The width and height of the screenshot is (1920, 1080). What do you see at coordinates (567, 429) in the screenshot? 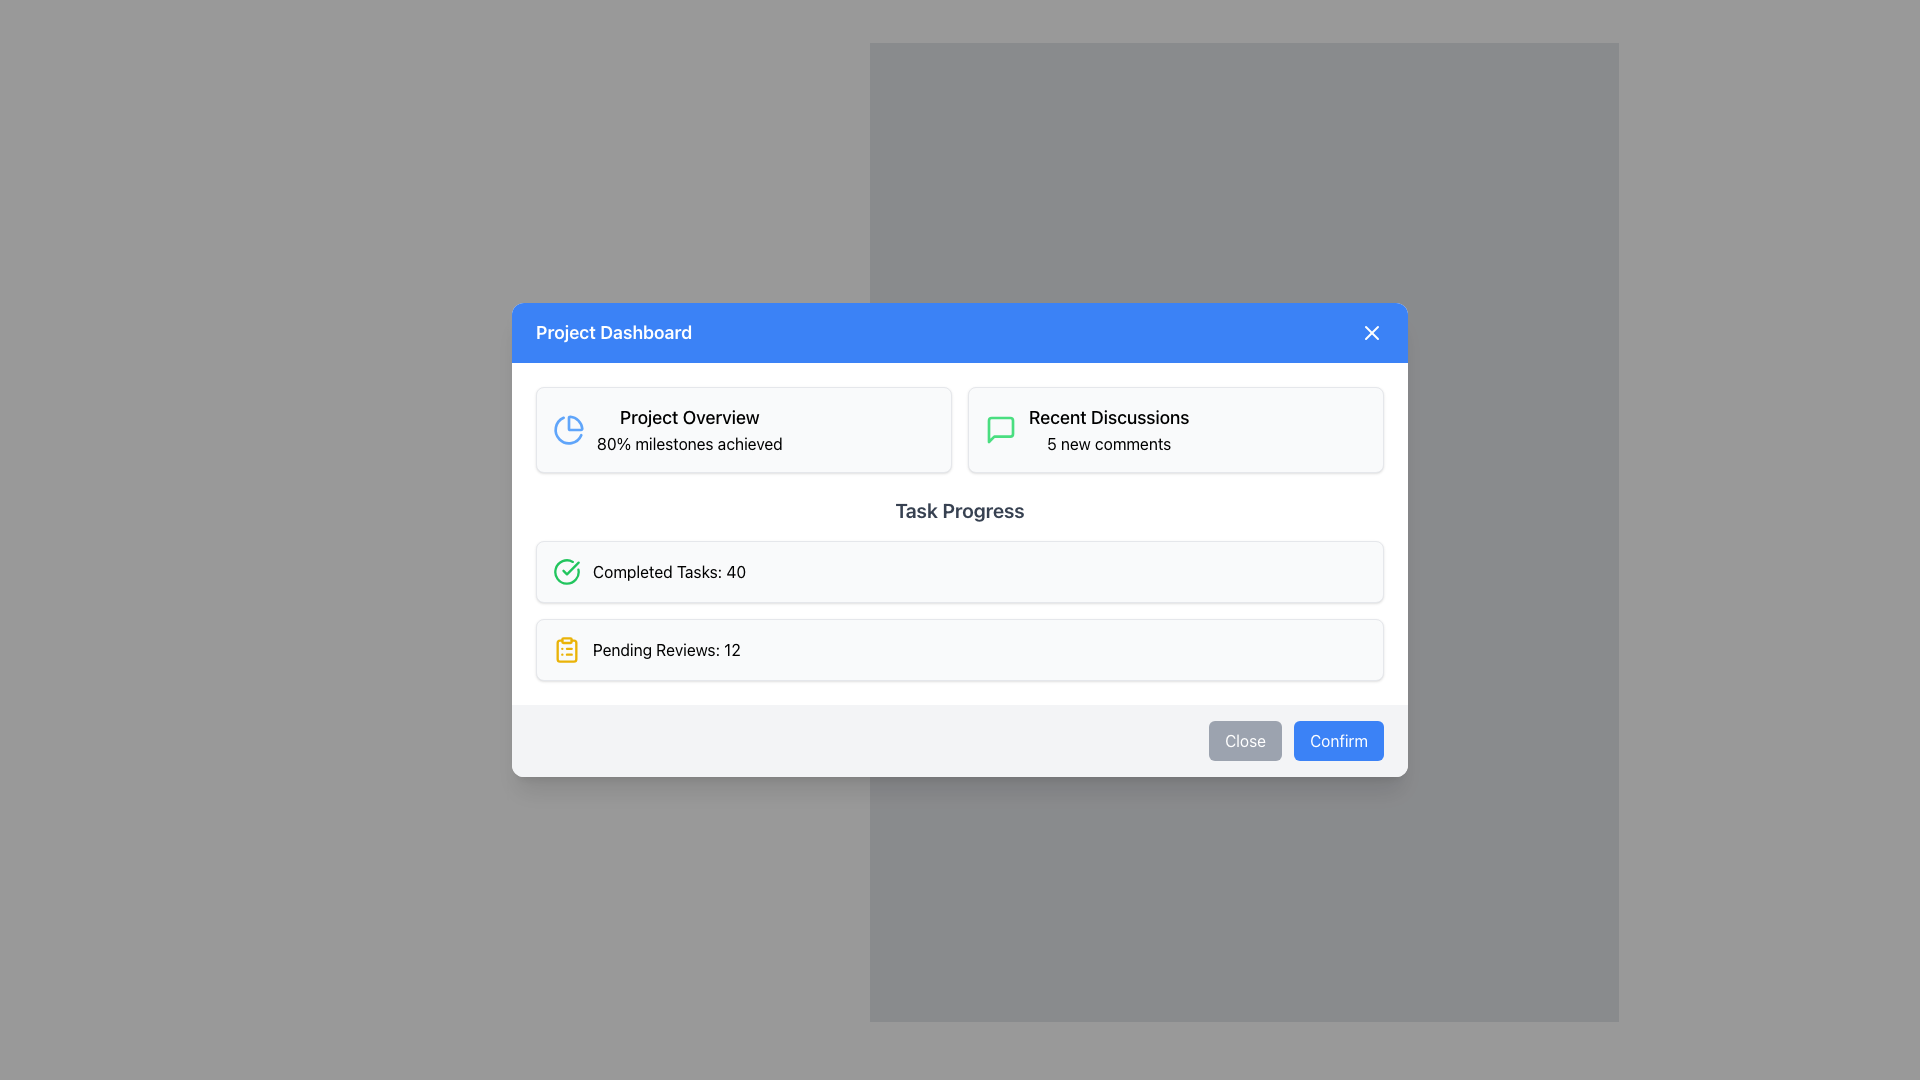
I see `the second slice of the pie chart icon within the 'Project Overview' card that is labeled with '80% milestones achieved'` at bounding box center [567, 429].